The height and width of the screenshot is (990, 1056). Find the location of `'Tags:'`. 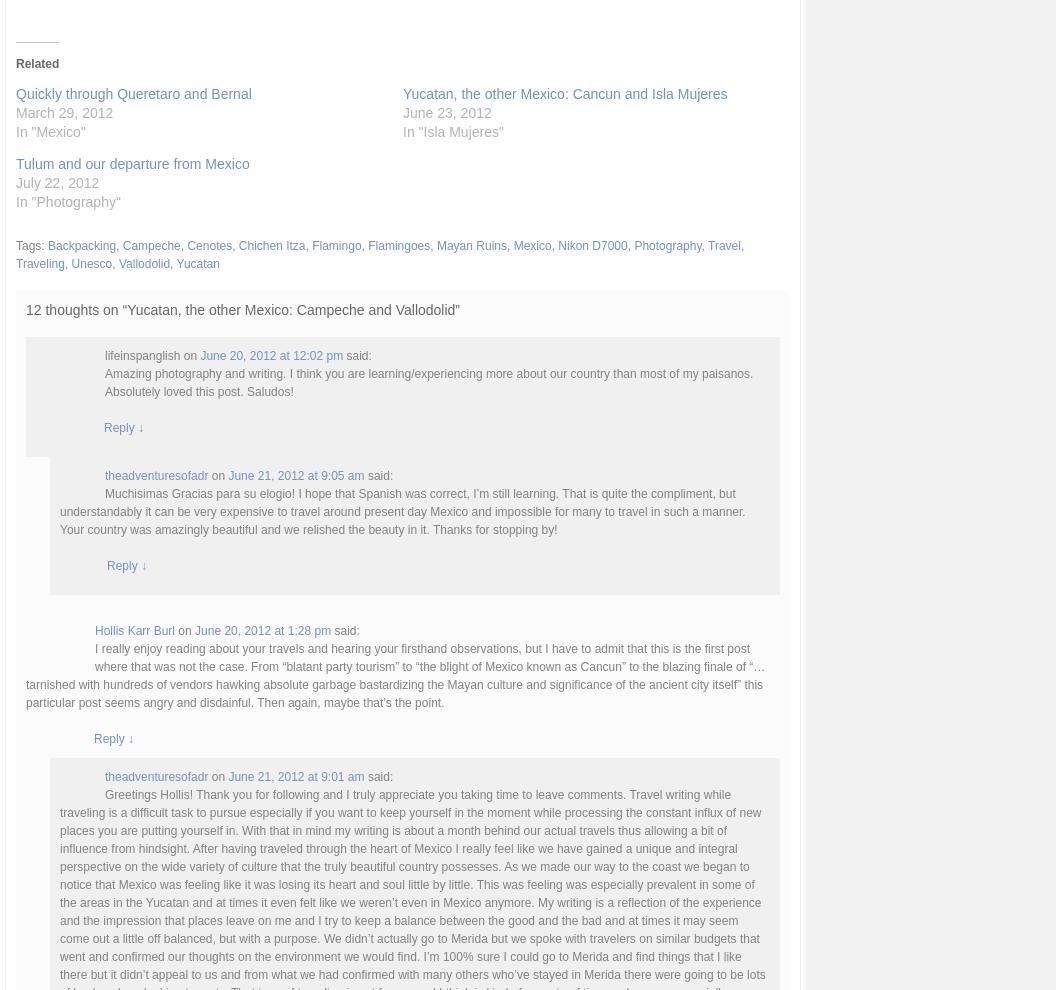

'Tags:' is located at coordinates (29, 244).